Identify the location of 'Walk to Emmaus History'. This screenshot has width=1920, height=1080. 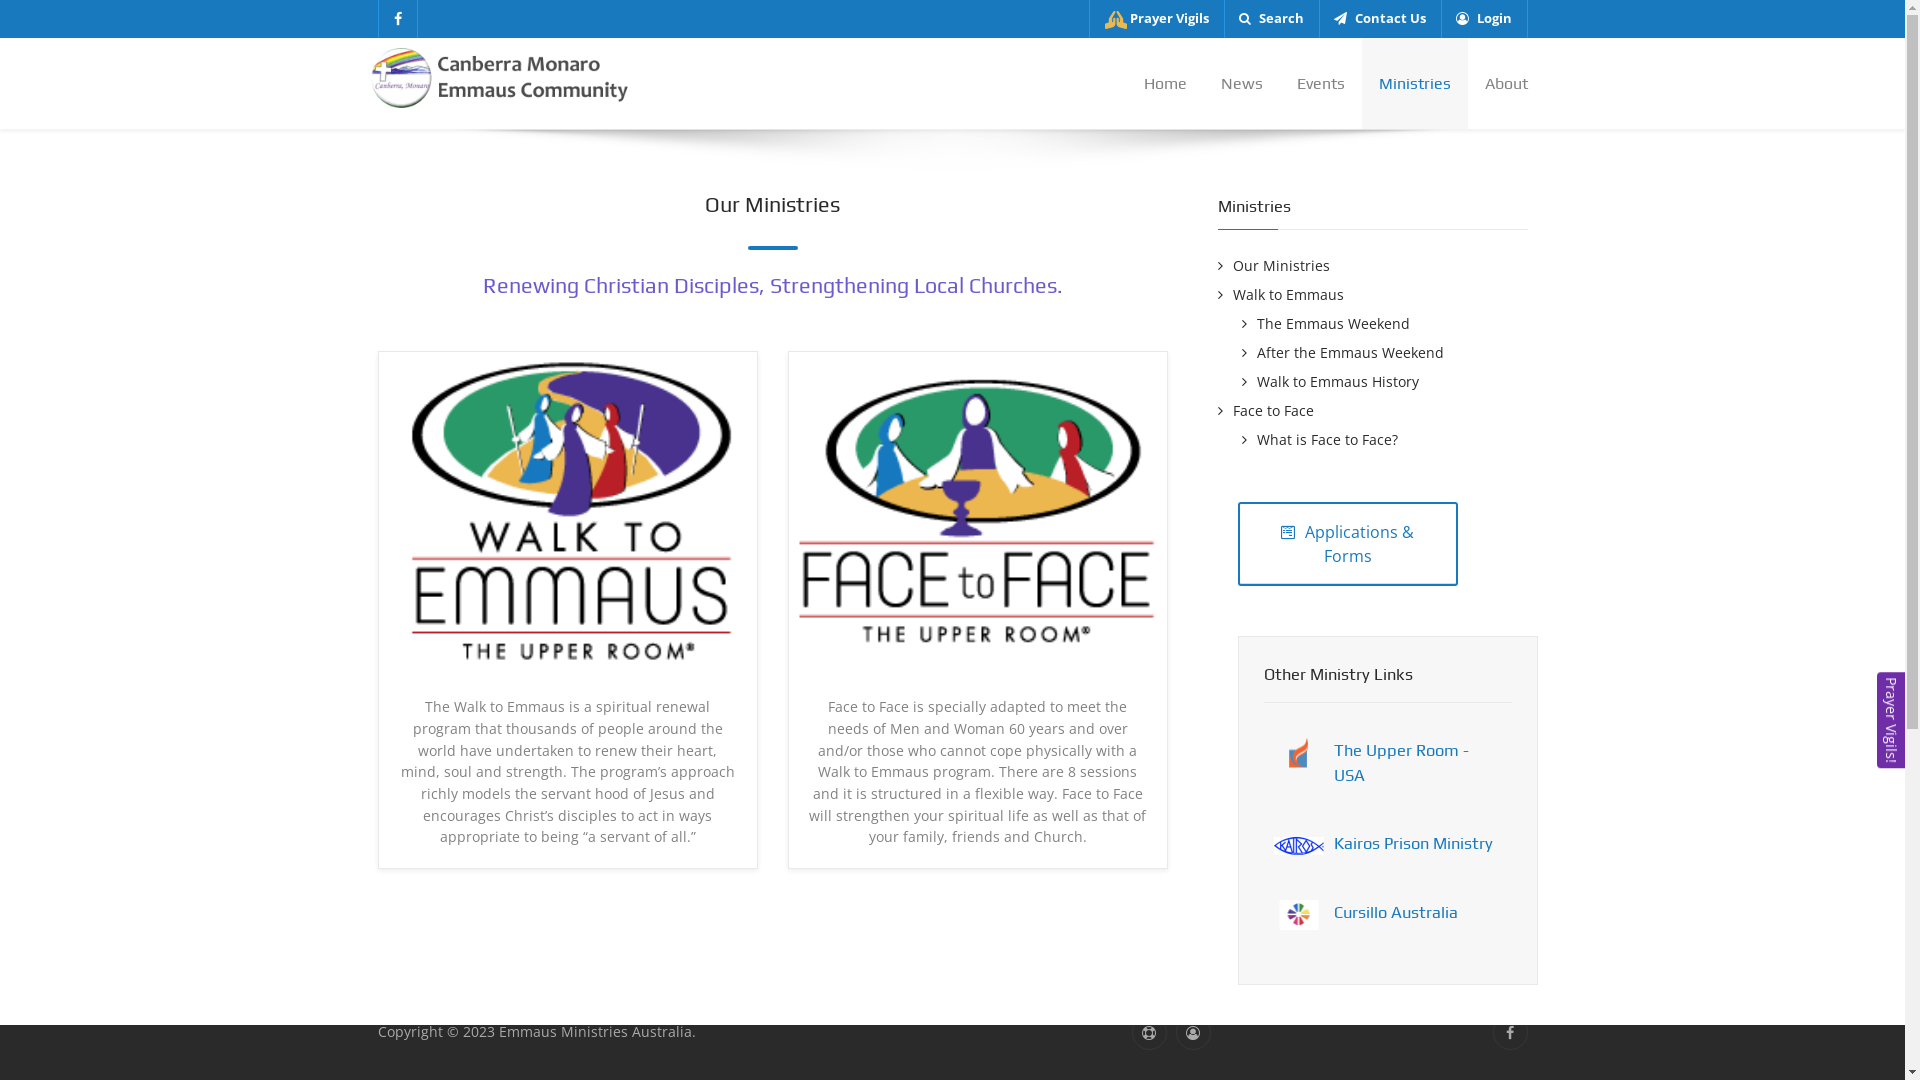
(1330, 381).